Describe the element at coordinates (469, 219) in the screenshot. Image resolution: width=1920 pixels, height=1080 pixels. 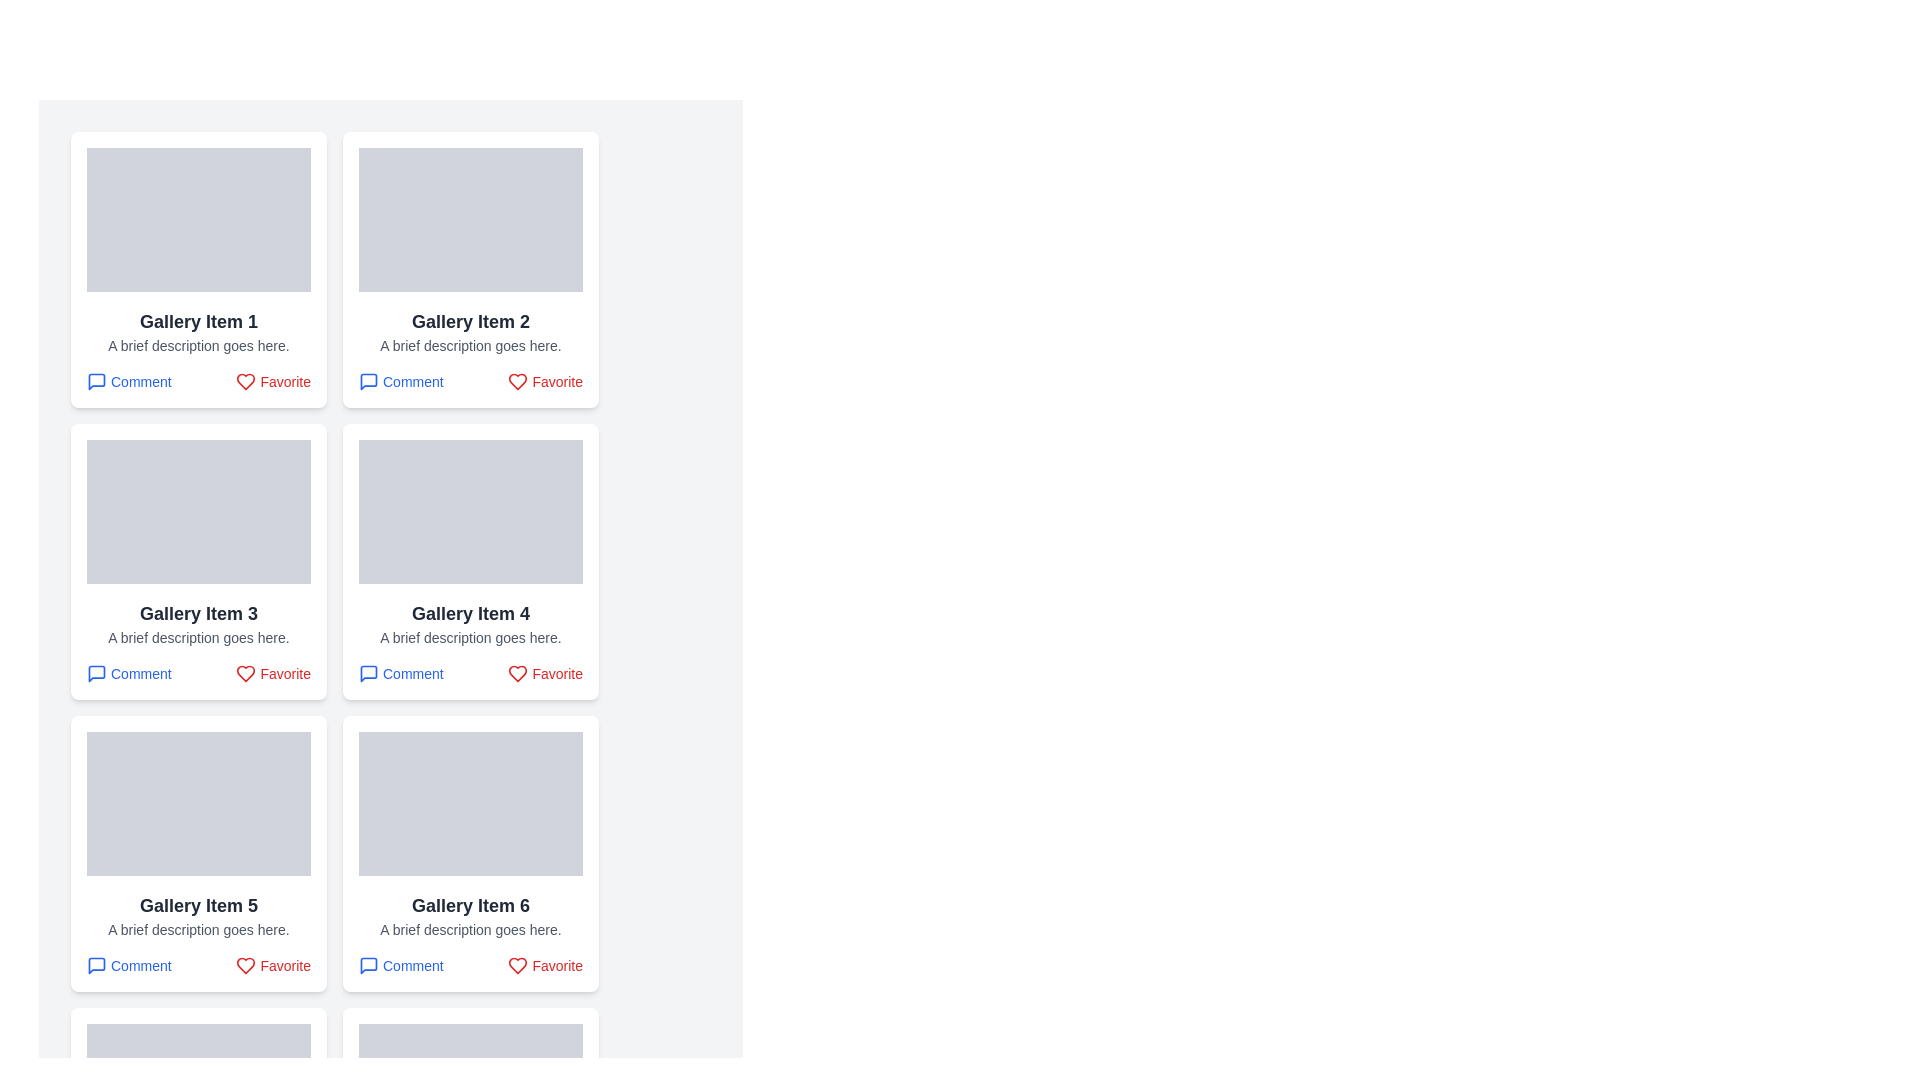
I see `the image placeholder located at the top of the 'Gallery Item 2' box to interact with it` at that location.